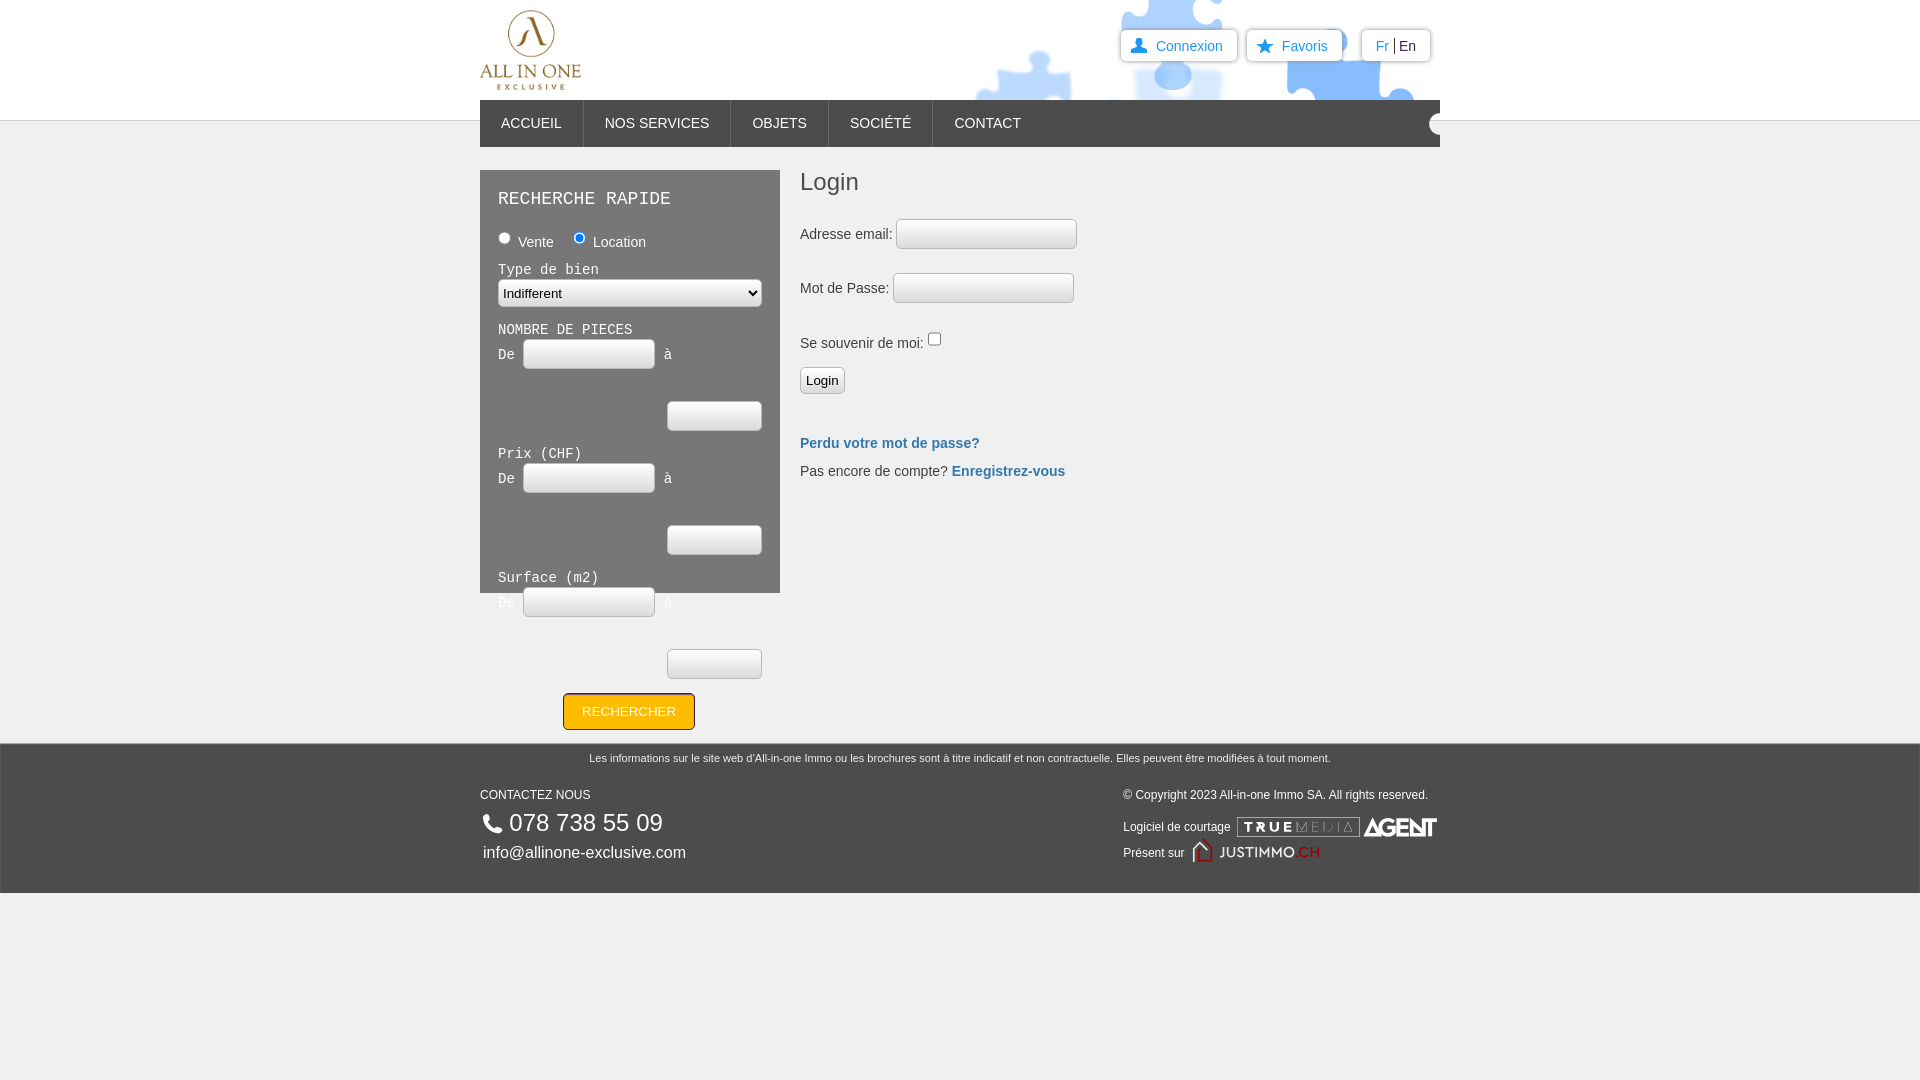  What do you see at coordinates (1384, 45) in the screenshot?
I see `'Fr'` at bounding box center [1384, 45].